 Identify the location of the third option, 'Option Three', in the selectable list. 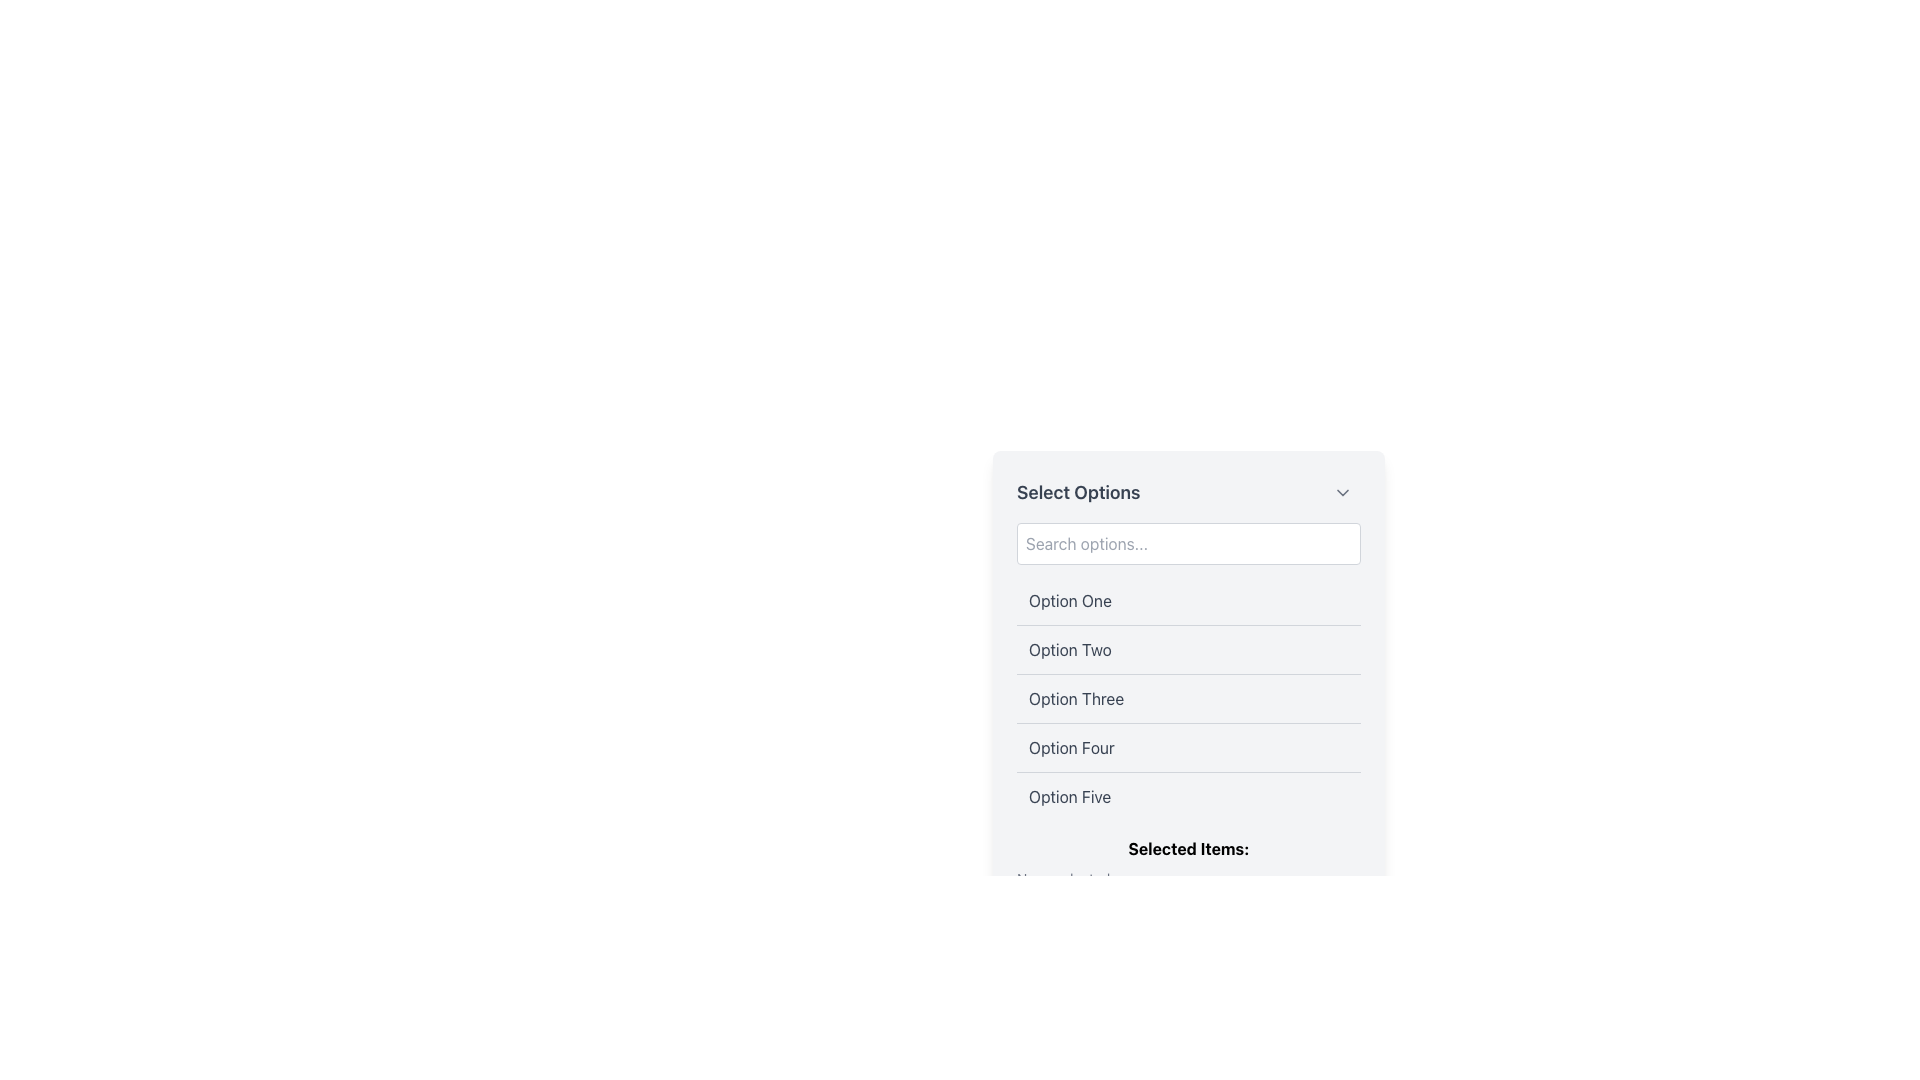
(1189, 697).